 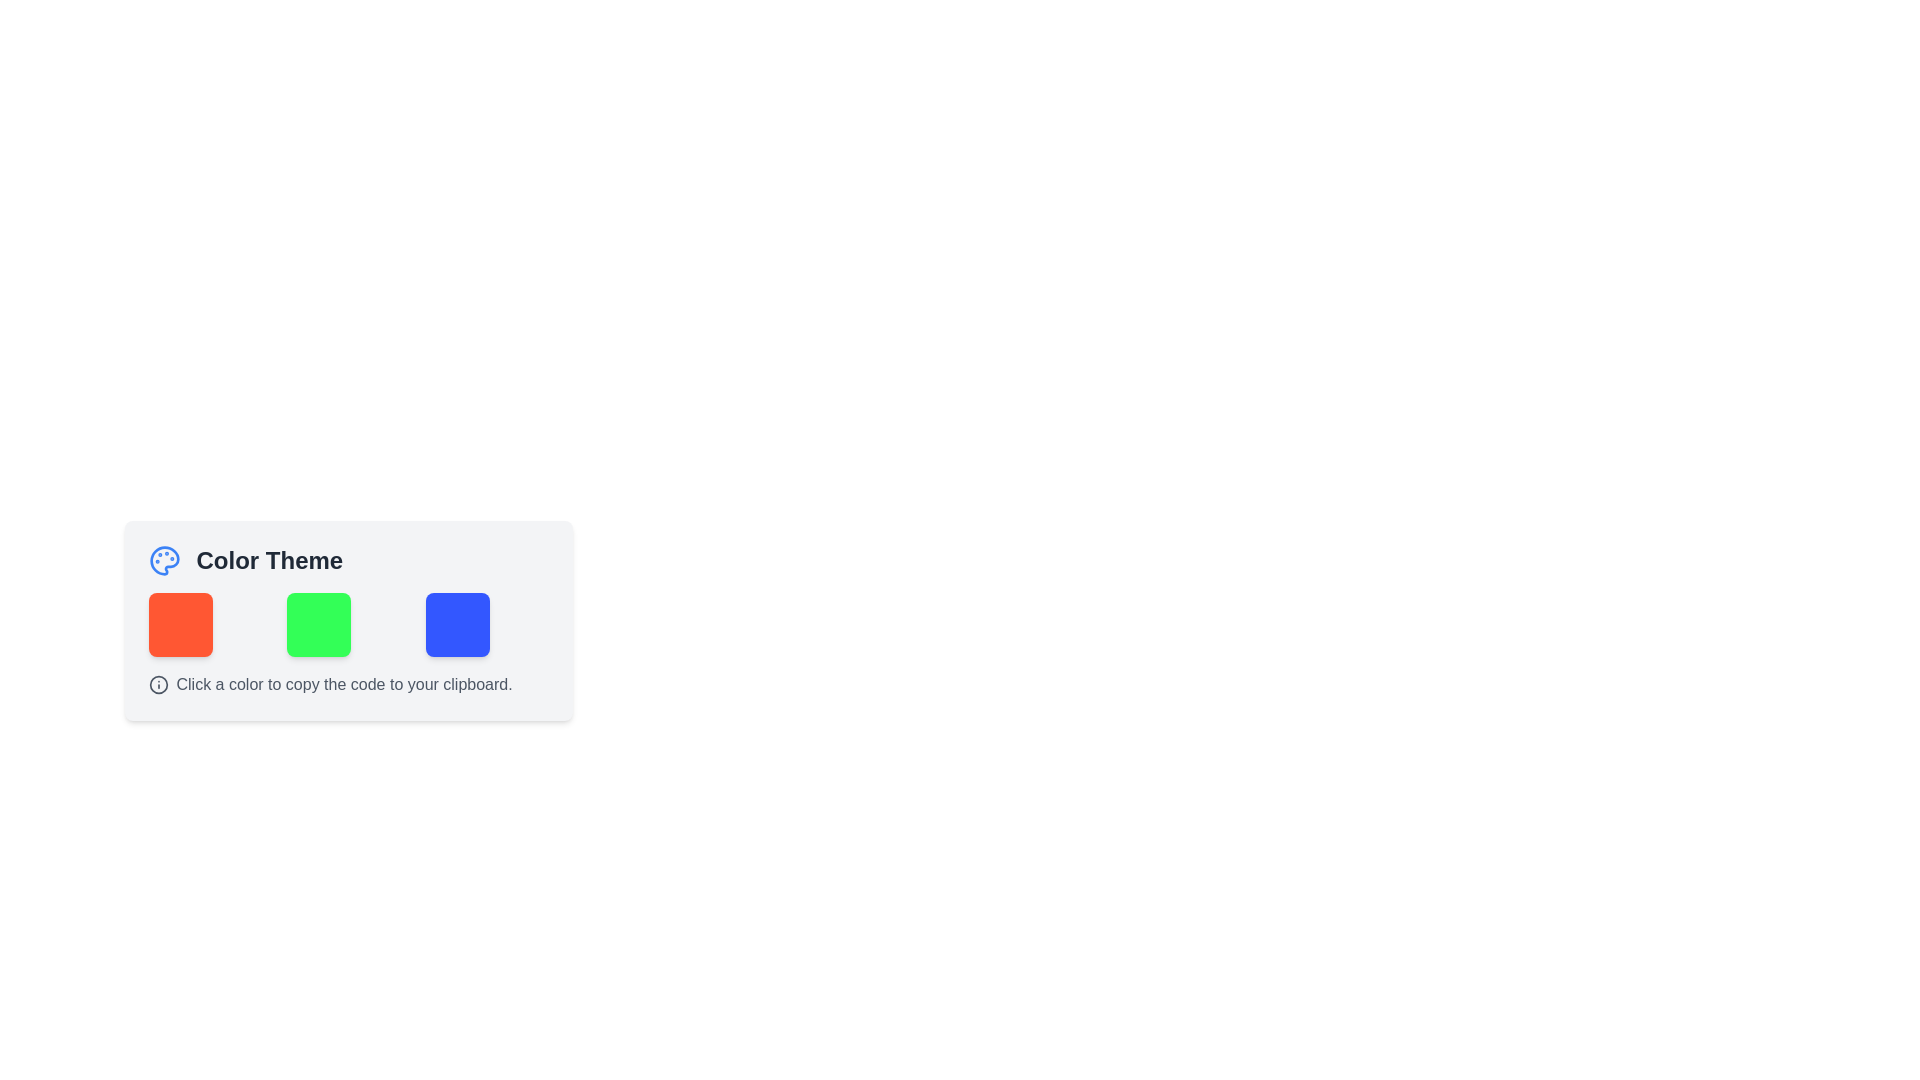 What do you see at coordinates (157, 684) in the screenshot?
I see `the circular vector graphic located at the top left corner of the 'Color Theme' card section` at bounding box center [157, 684].